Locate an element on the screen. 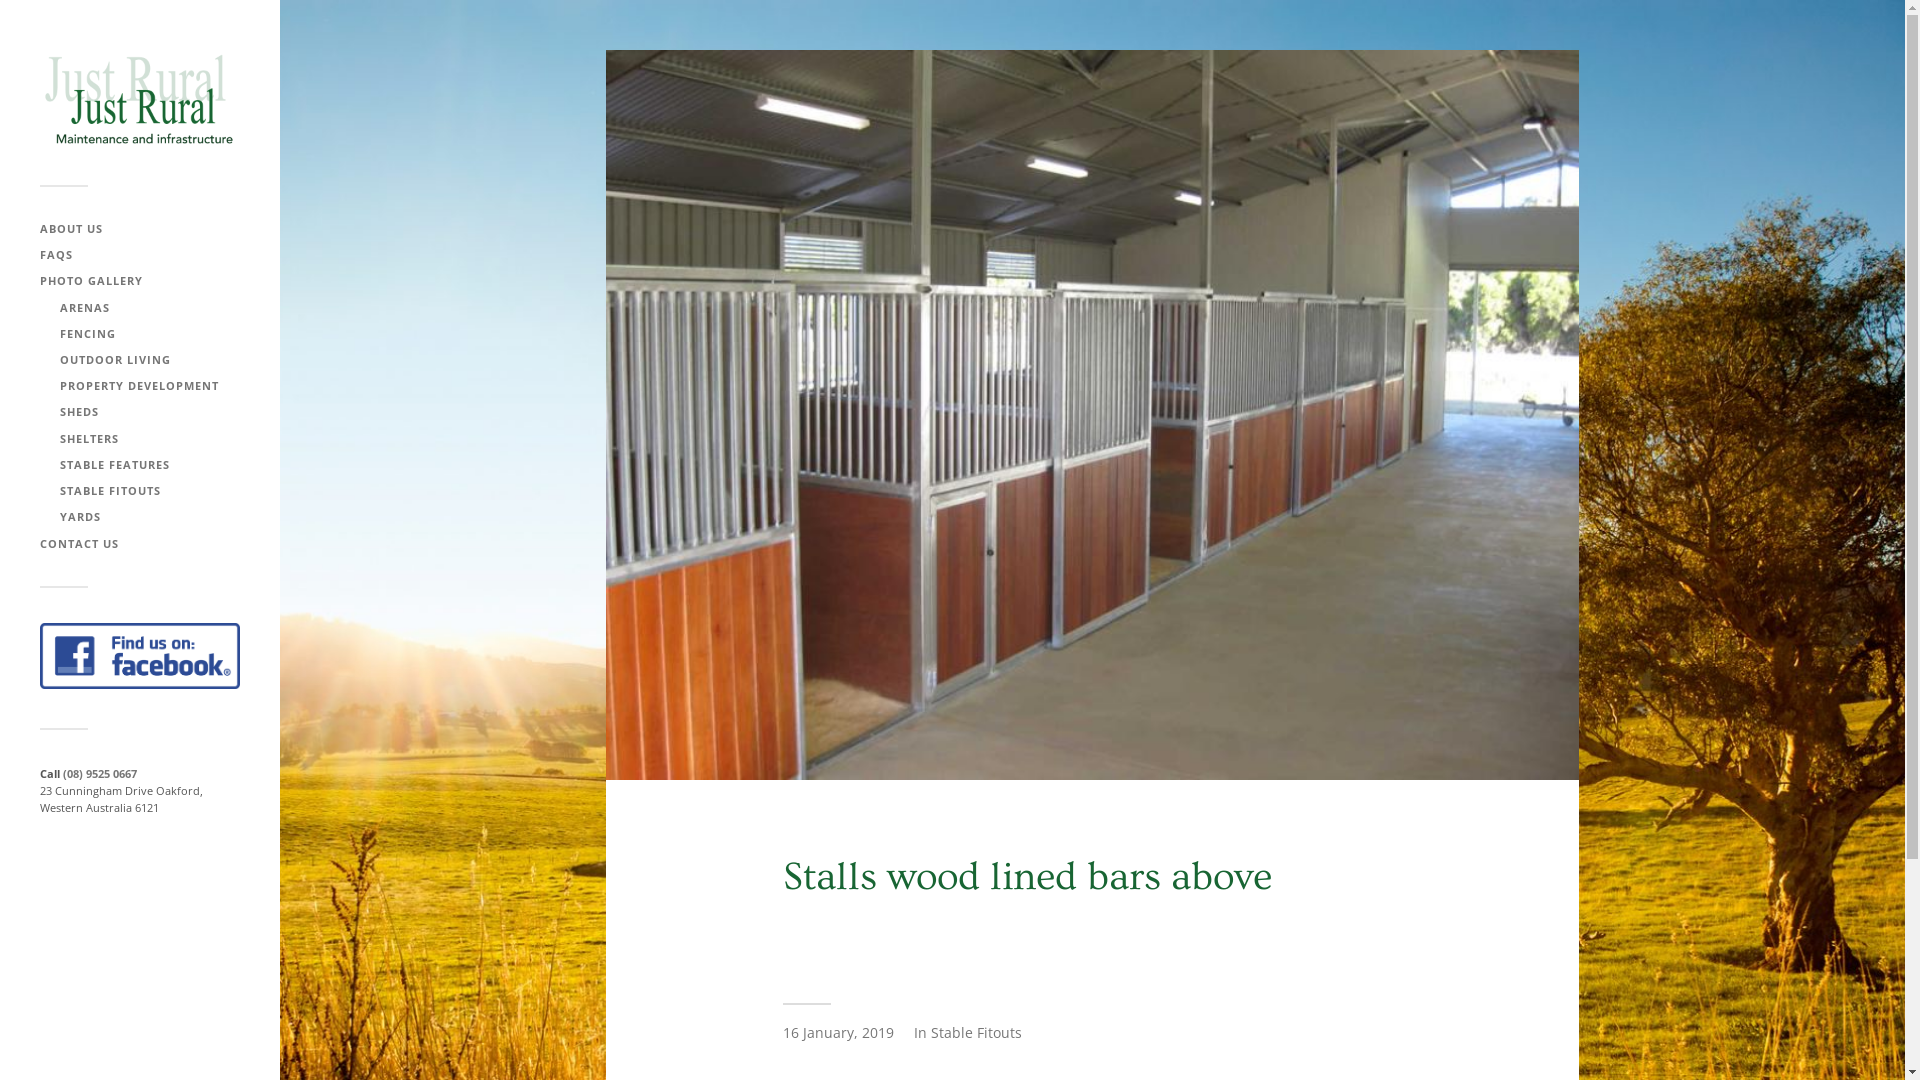 This screenshot has height=1080, width=1920. 'FENCING' is located at coordinates (59, 332).